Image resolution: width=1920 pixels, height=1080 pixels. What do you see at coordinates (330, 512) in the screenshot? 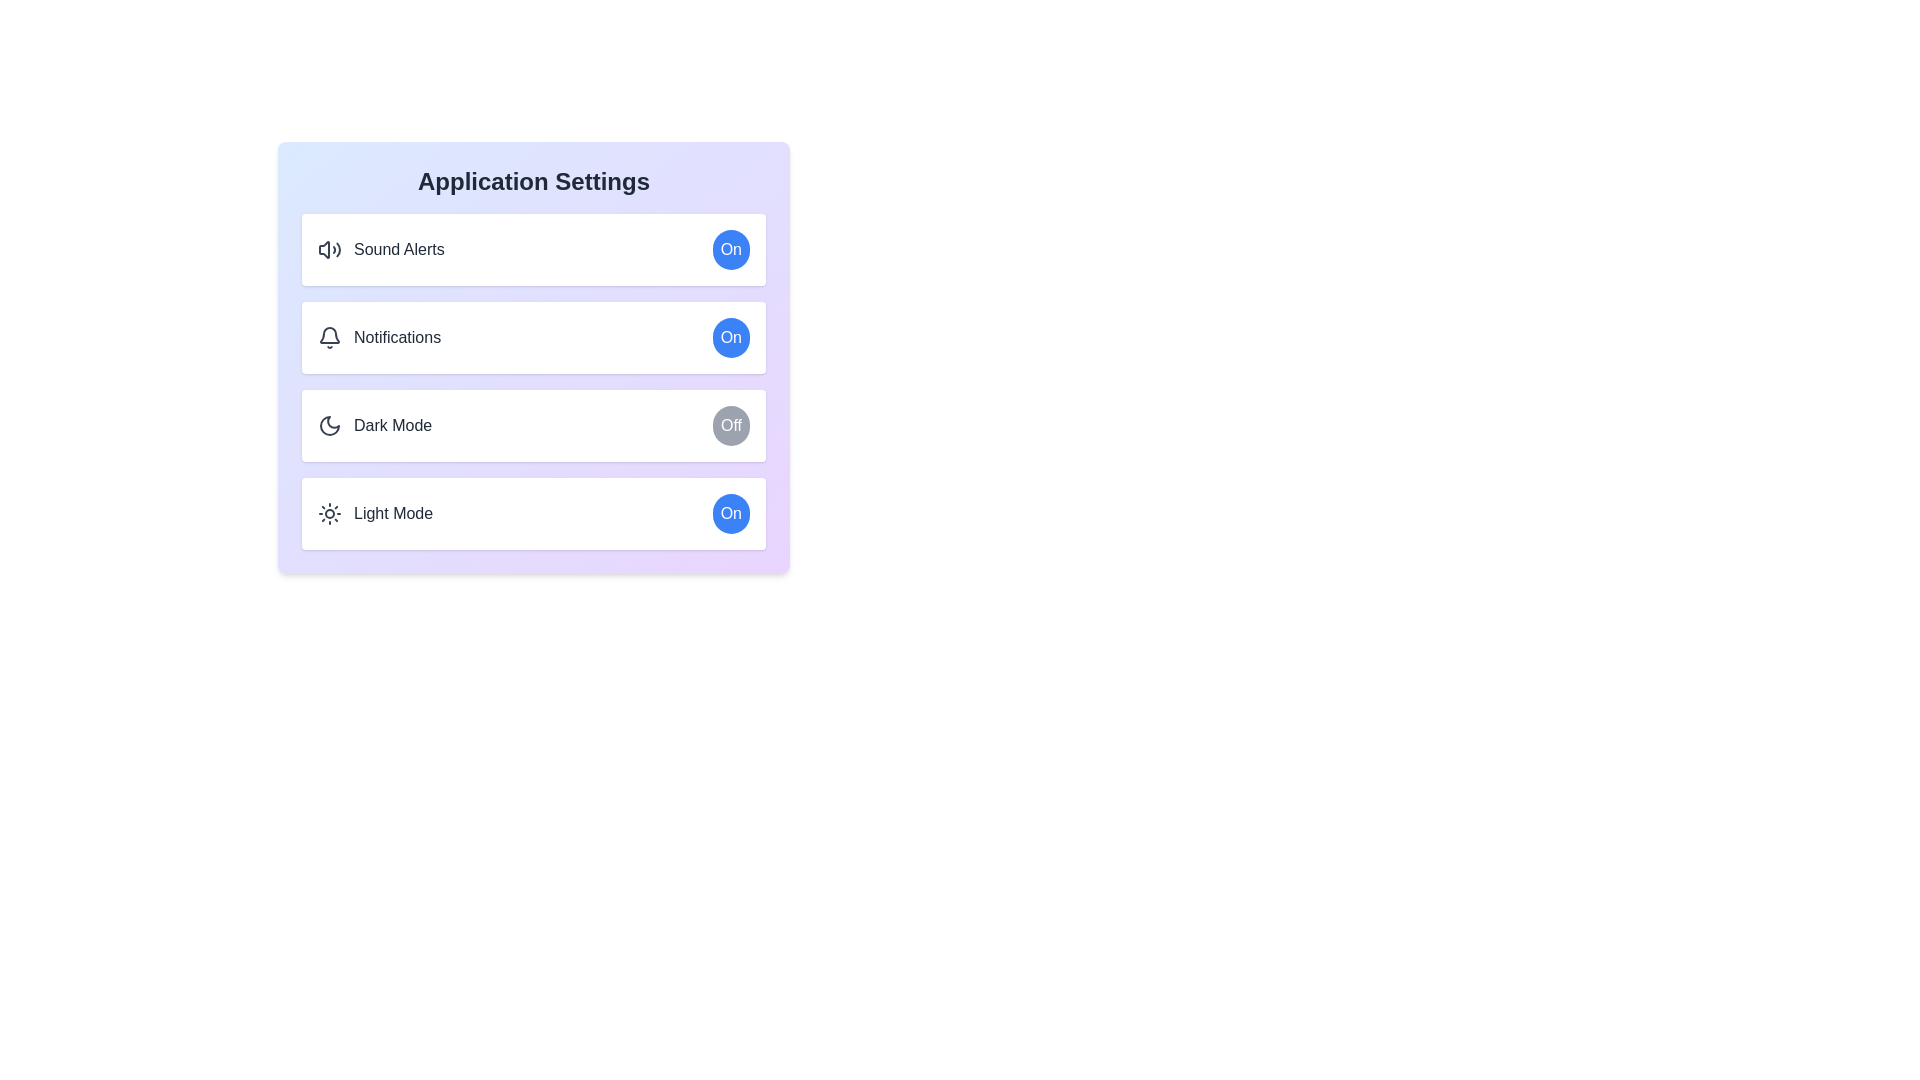
I see `the sun icon representing 'Light Mode', which is a circular symbol with radiating lines located in the fourth row of the settings list` at bounding box center [330, 512].